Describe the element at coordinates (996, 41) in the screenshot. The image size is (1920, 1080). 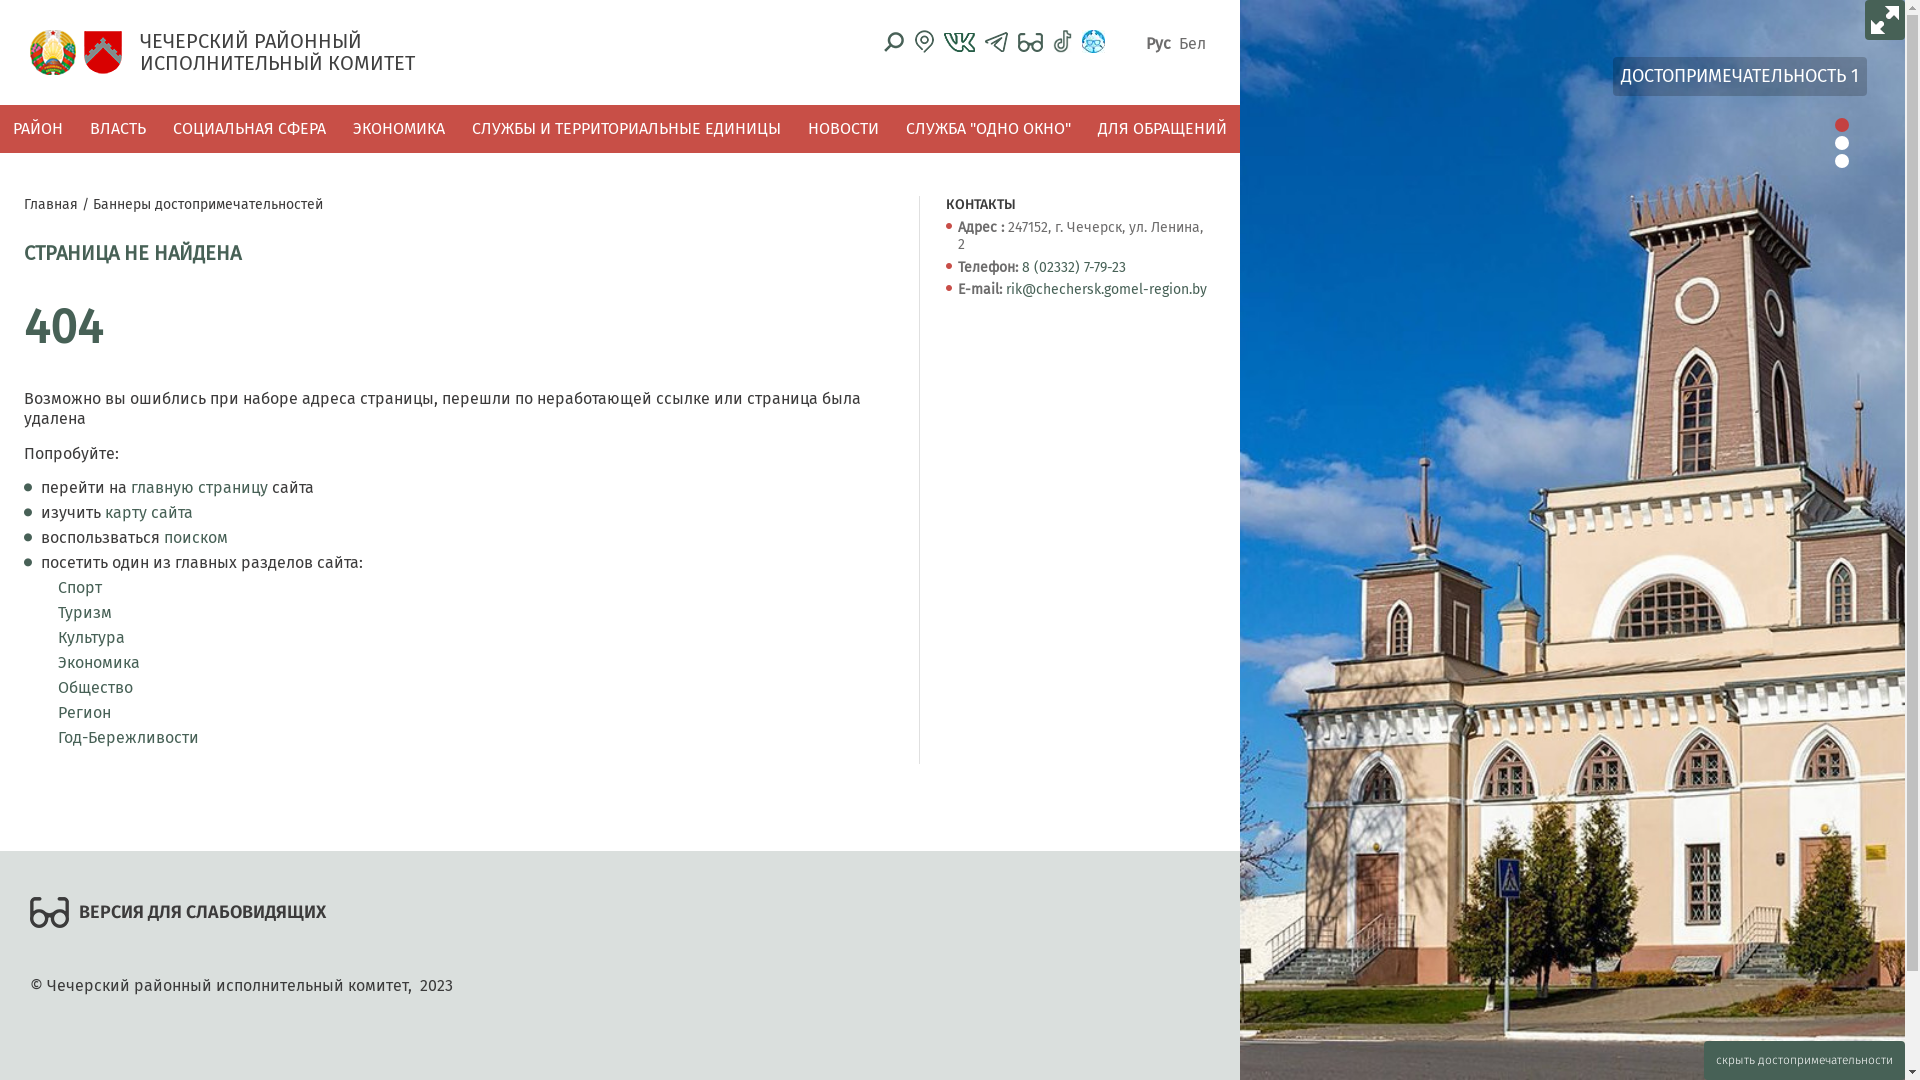
I see `'telegram'` at that location.